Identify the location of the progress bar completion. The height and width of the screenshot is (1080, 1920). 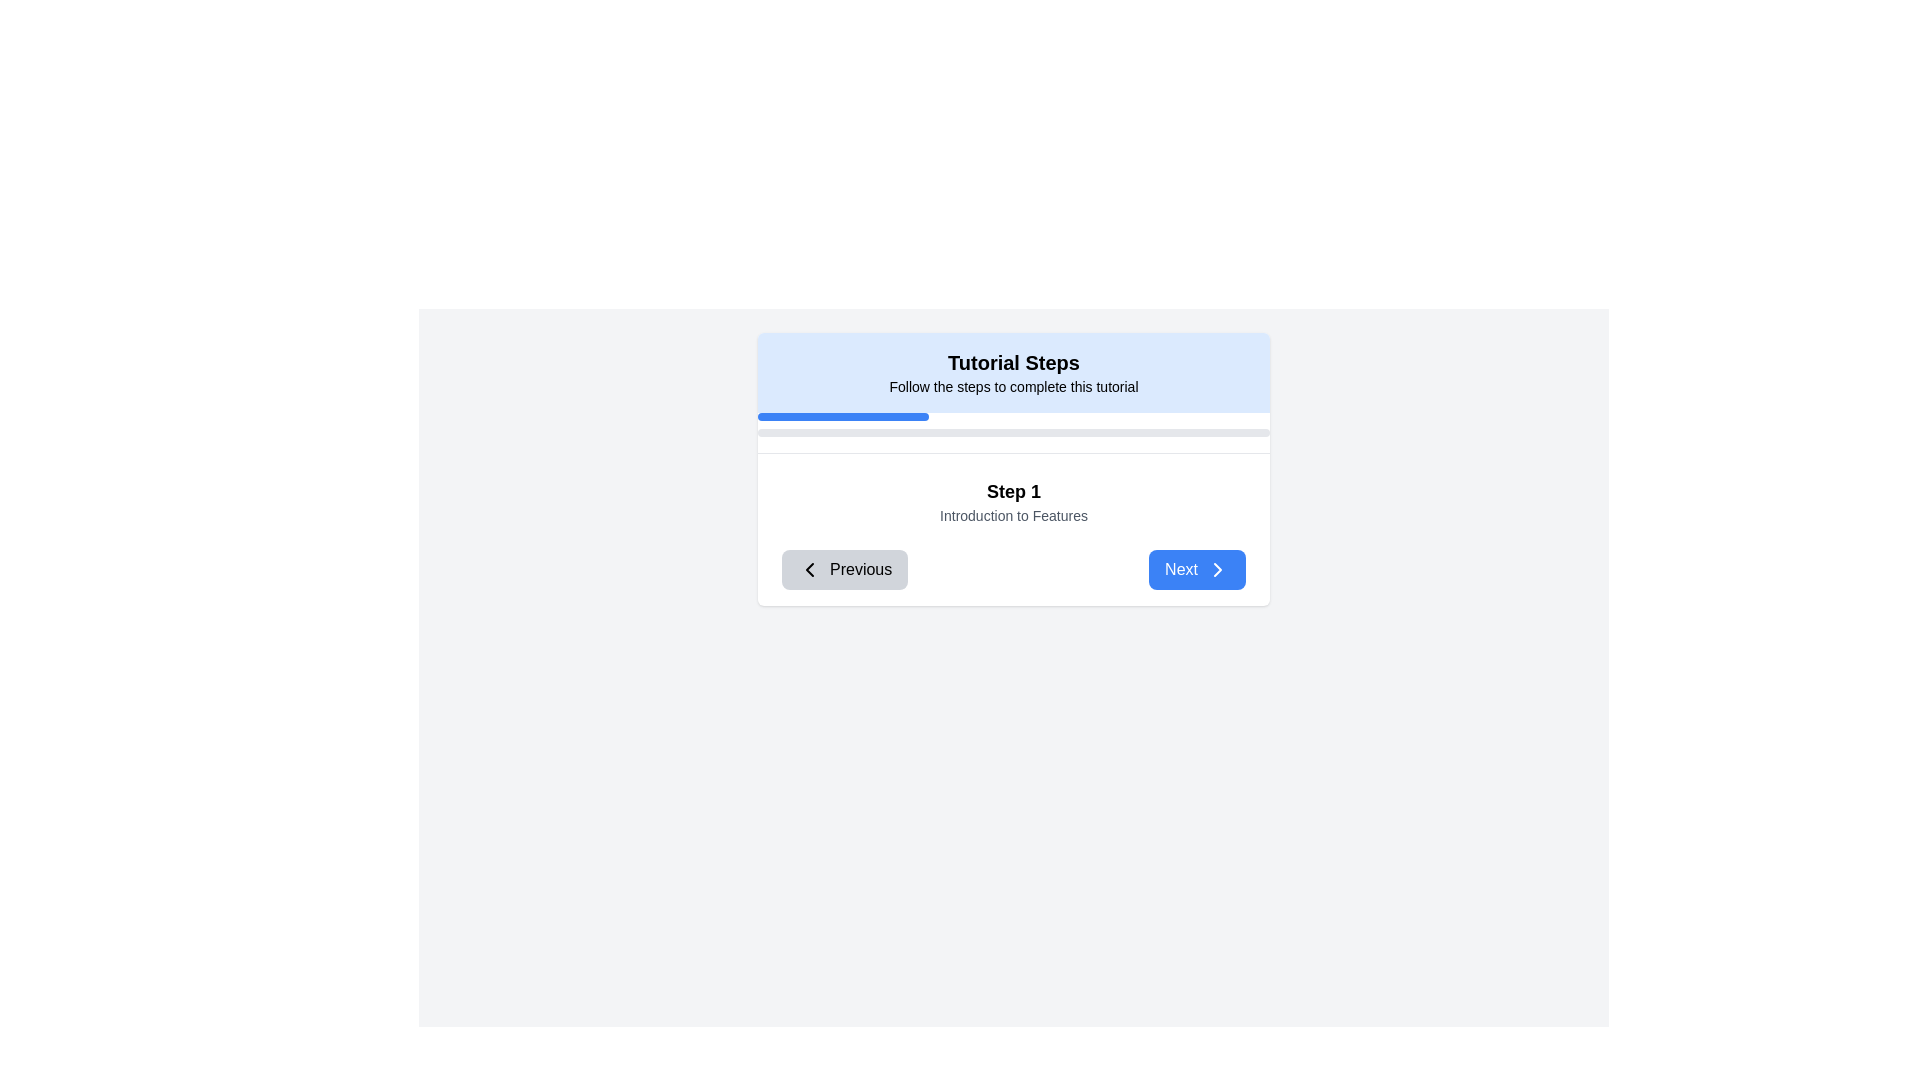
(1258, 431).